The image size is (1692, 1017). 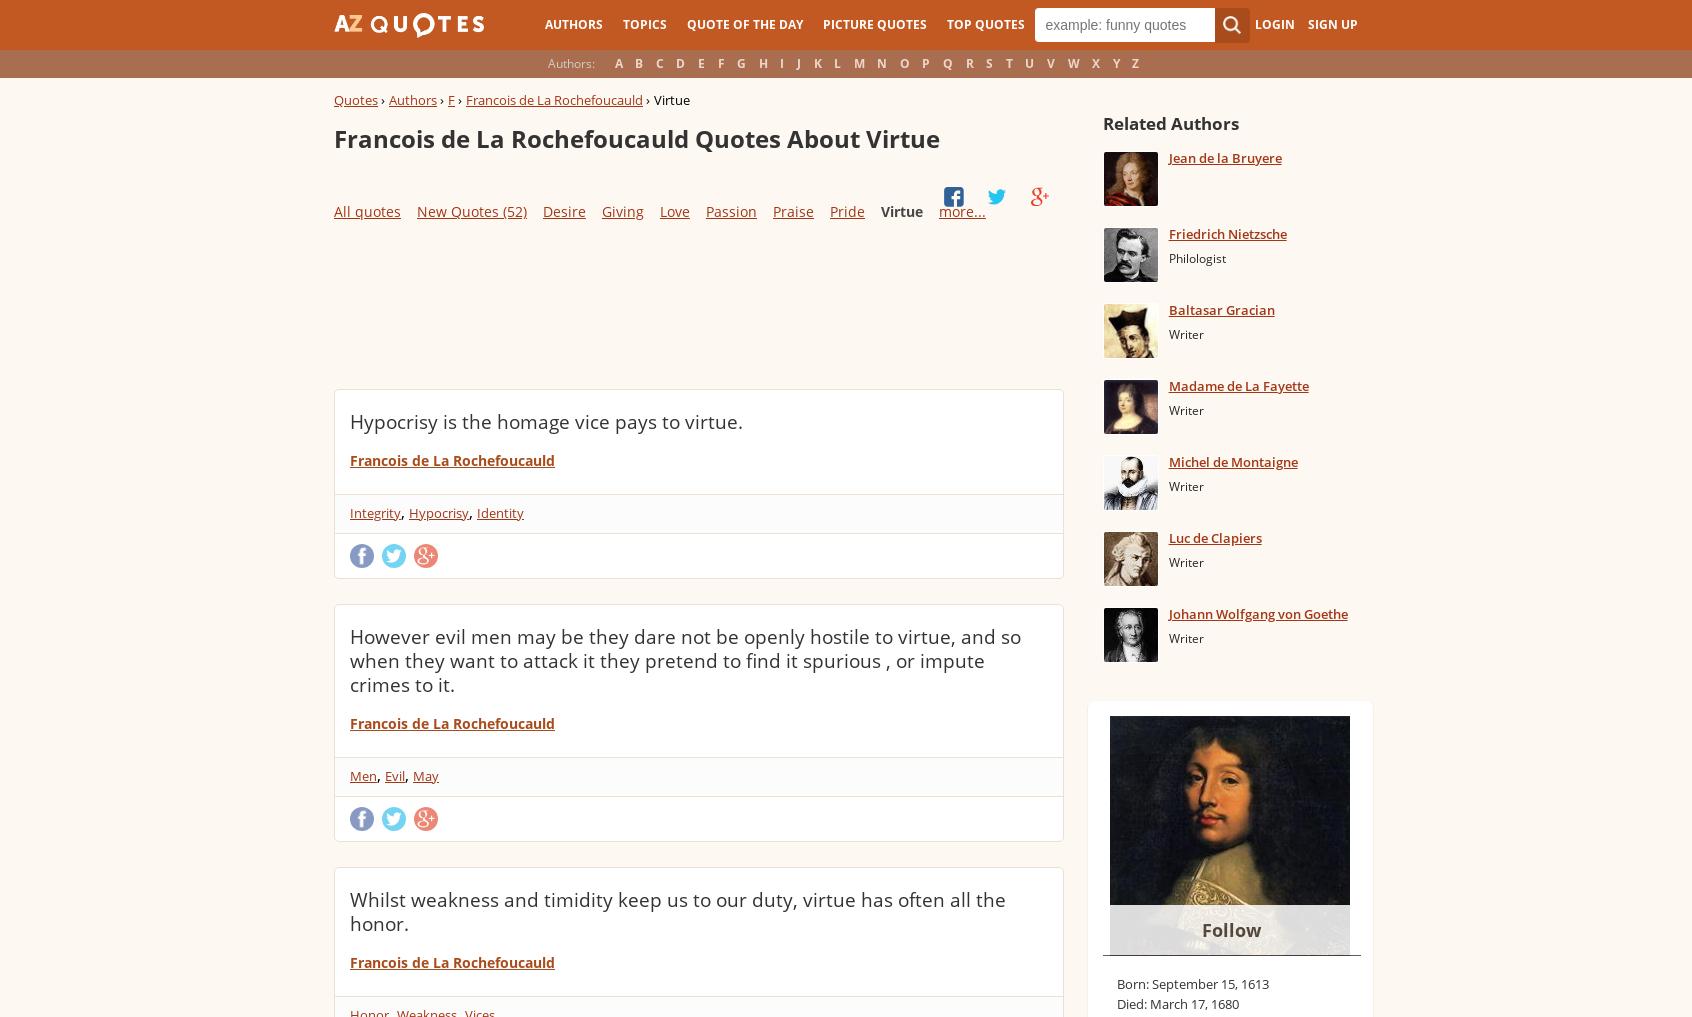 I want to click on 'U', so click(x=1028, y=63).